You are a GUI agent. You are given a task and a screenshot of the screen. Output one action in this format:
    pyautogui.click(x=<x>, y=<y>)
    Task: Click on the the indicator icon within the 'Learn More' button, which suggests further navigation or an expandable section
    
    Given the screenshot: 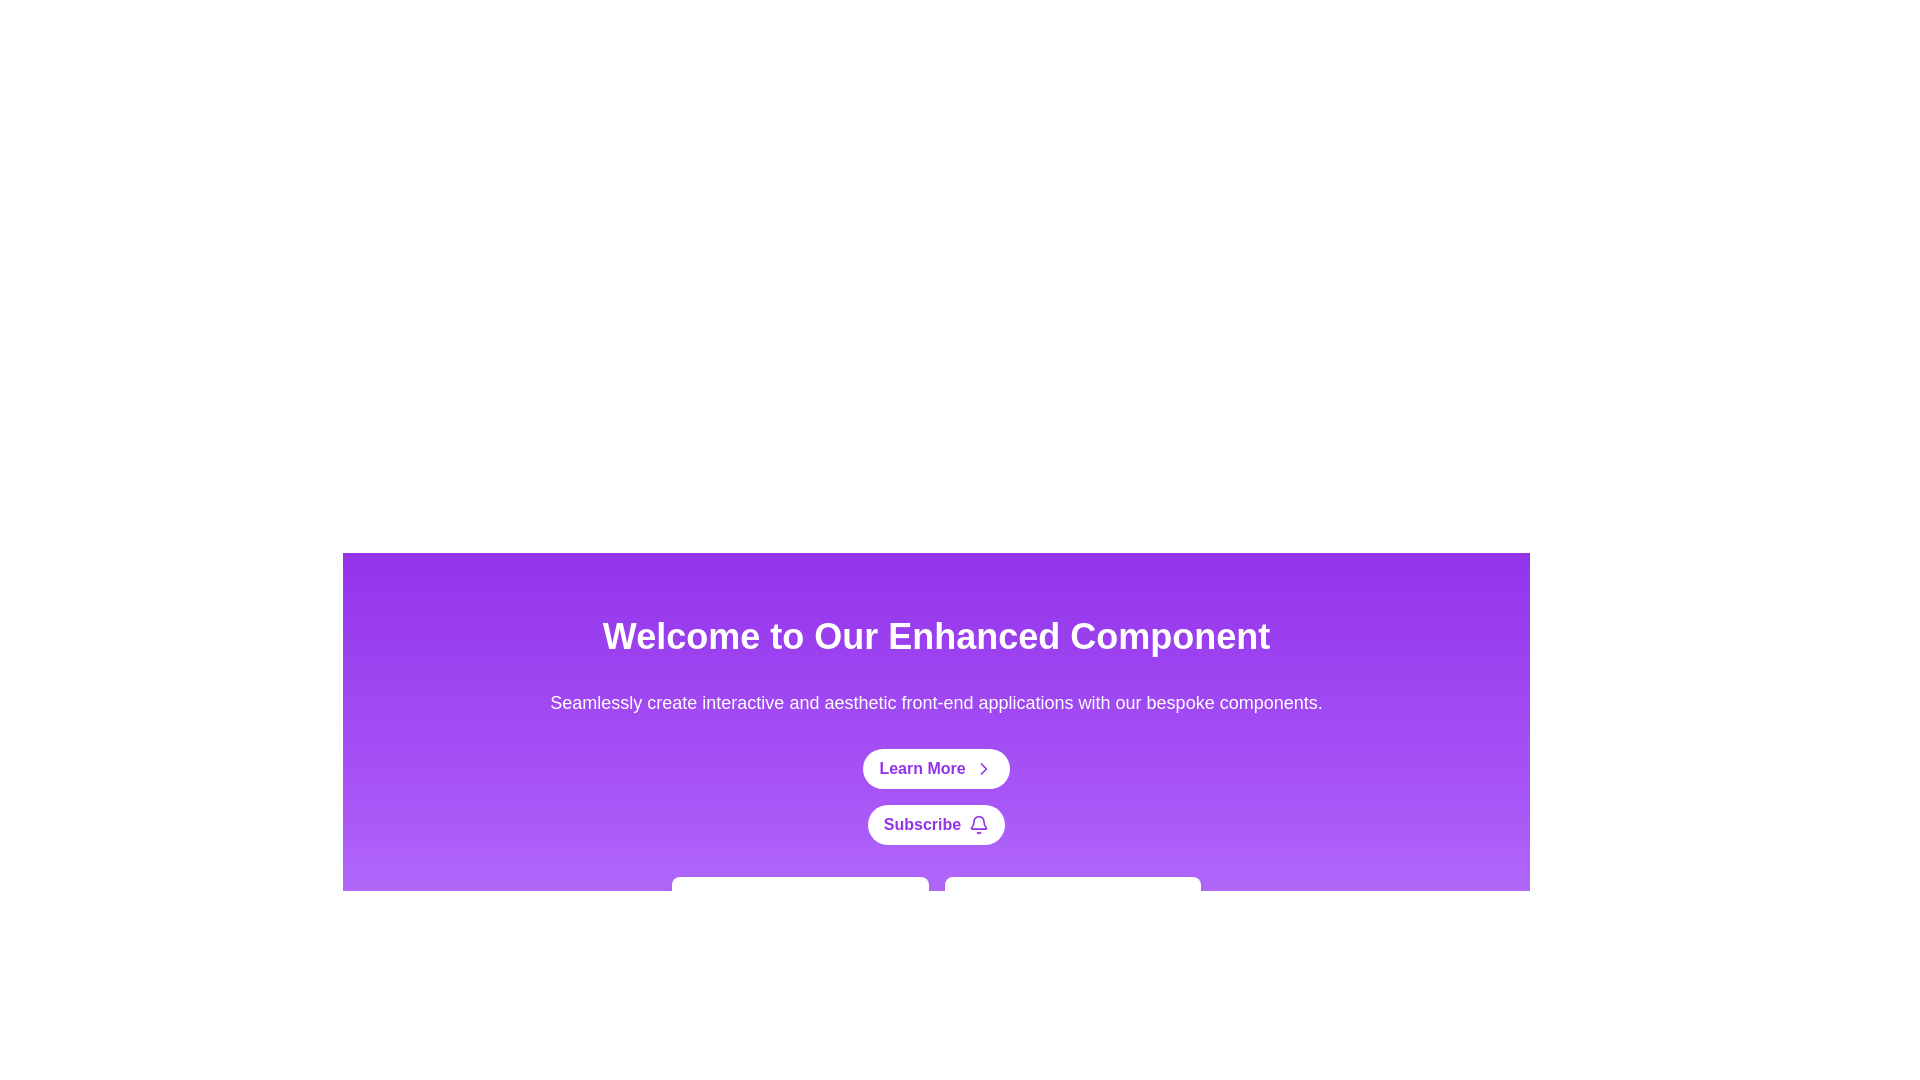 What is the action you would take?
    pyautogui.click(x=983, y=767)
    